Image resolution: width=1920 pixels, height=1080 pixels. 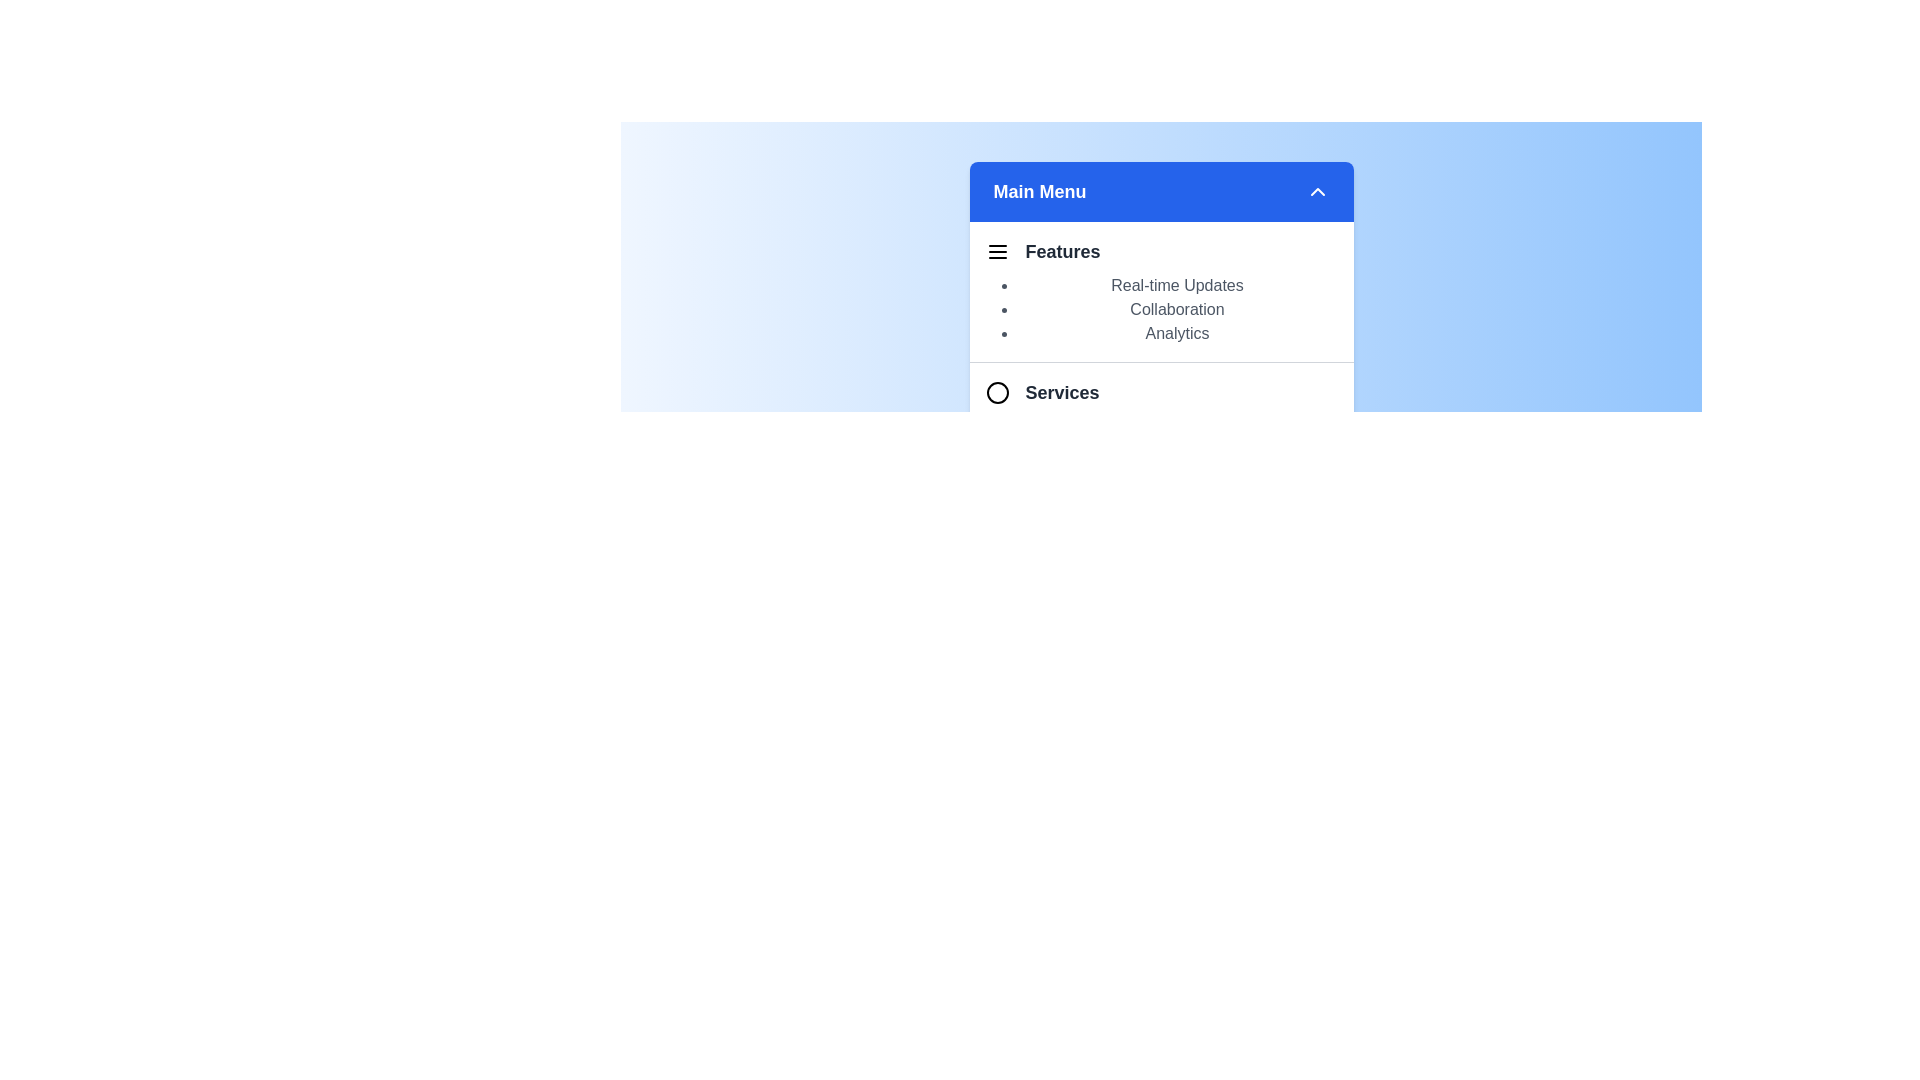 What do you see at coordinates (997, 250) in the screenshot?
I see `the icon representing the Features section` at bounding box center [997, 250].